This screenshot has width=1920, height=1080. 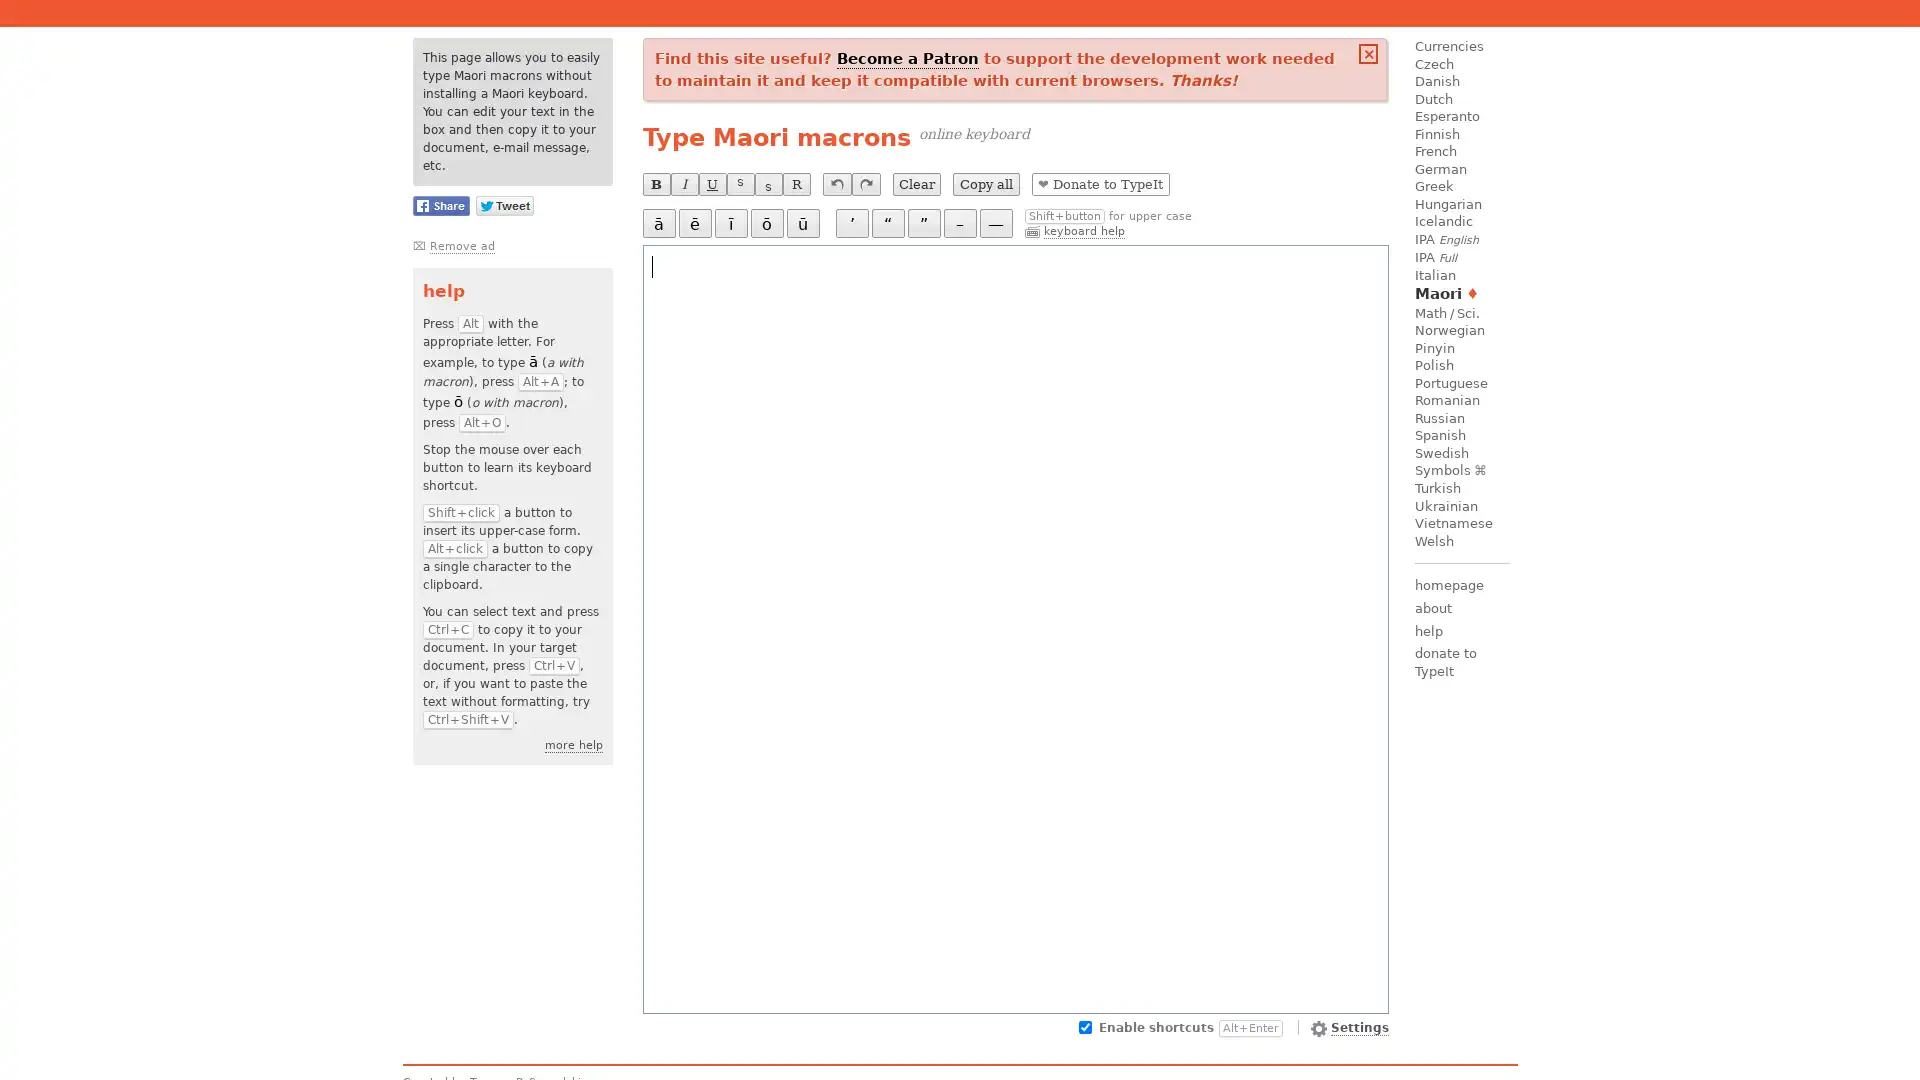 What do you see at coordinates (985, 184) in the screenshot?
I see `Copy all` at bounding box center [985, 184].